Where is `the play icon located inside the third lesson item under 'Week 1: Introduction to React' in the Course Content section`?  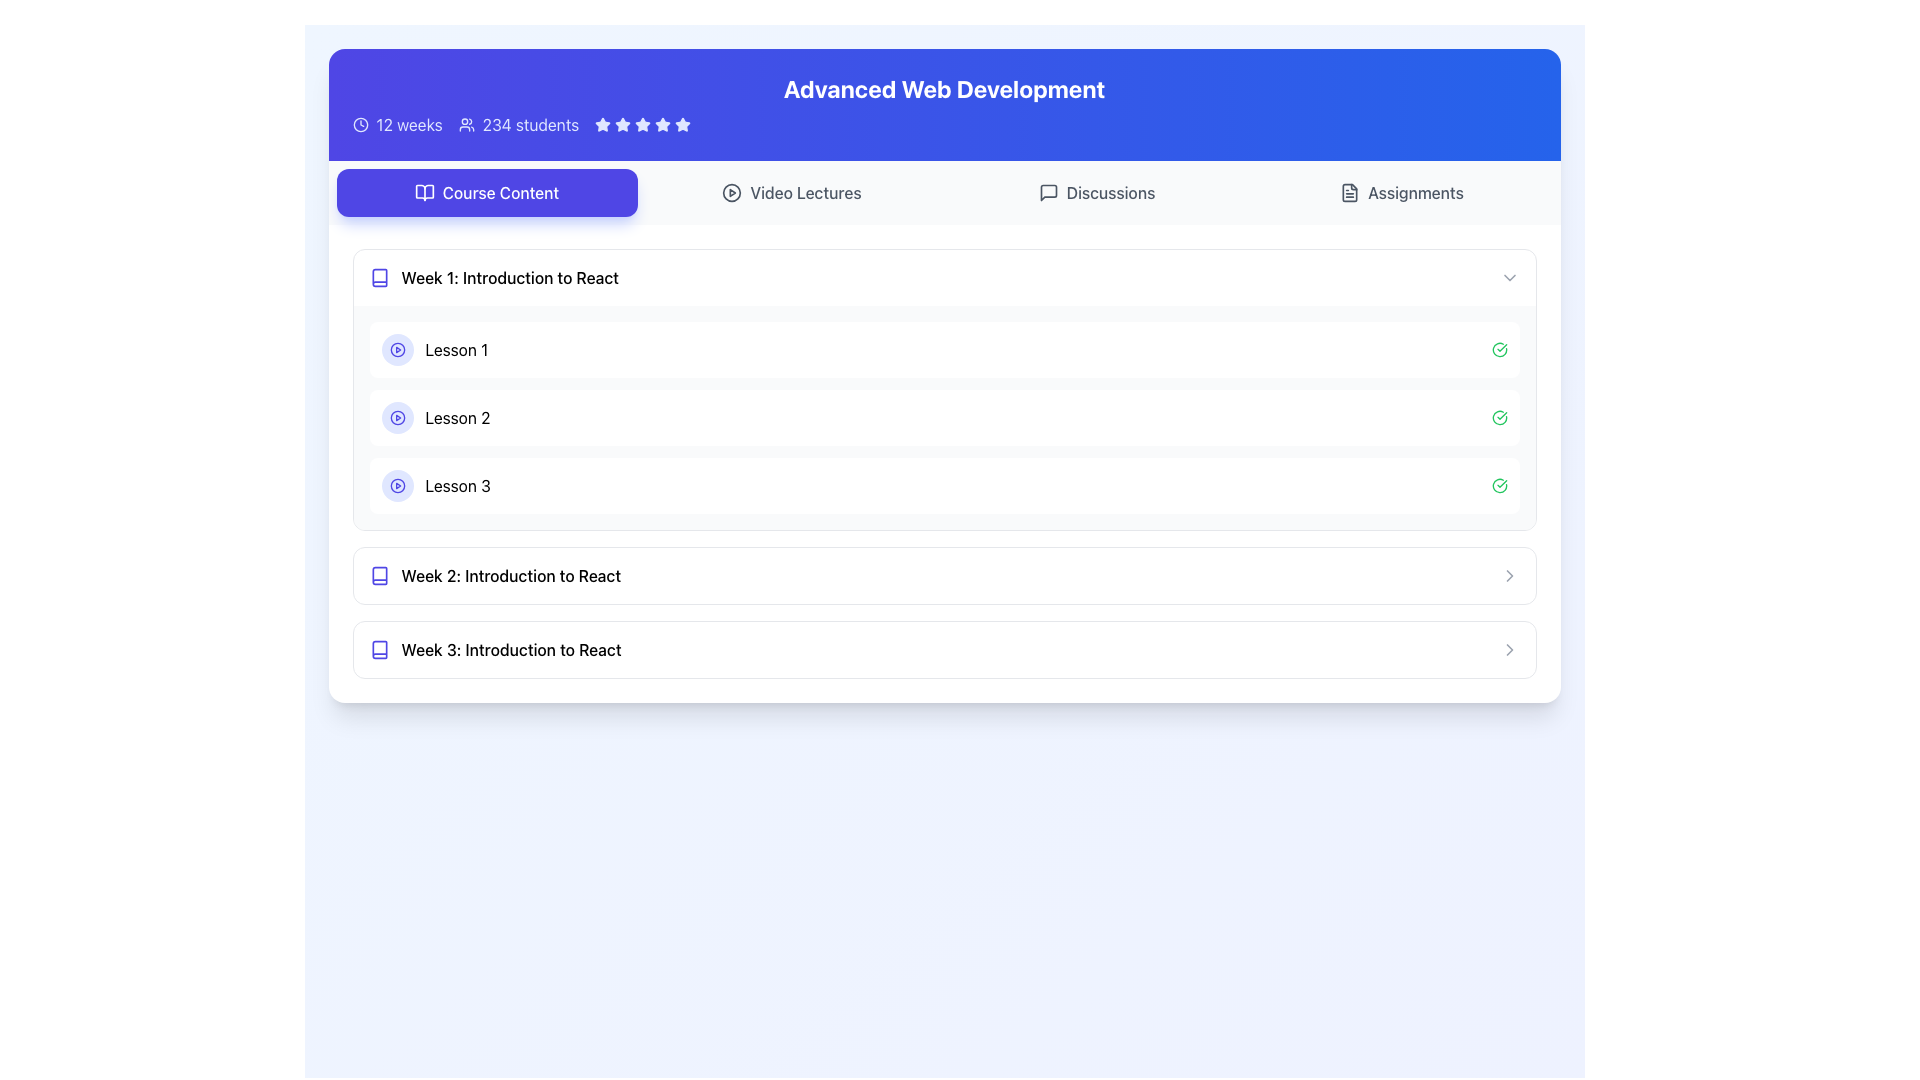
the play icon located inside the third lesson item under 'Week 1: Introduction to React' in the Course Content section is located at coordinates (397, 486).